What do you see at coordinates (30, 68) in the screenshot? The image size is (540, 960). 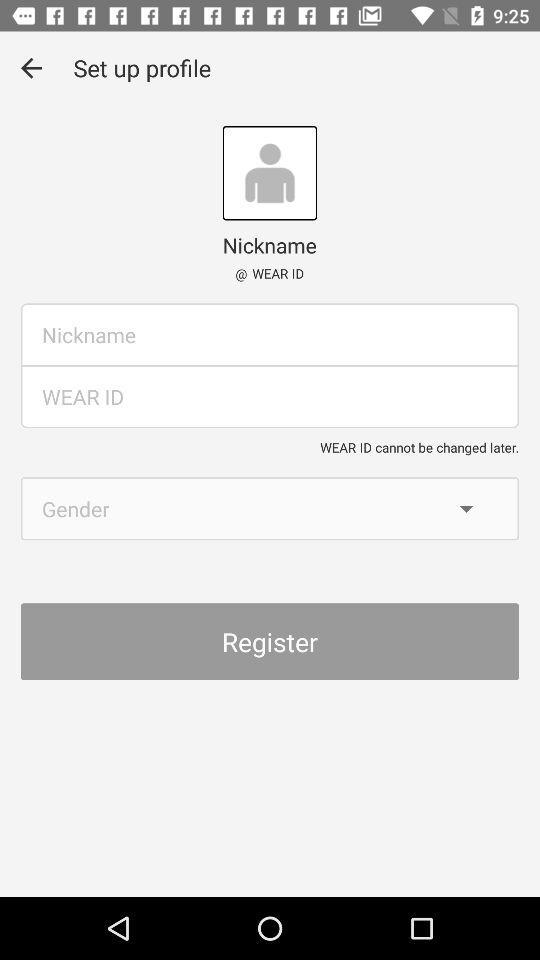 I see `the arrow_backward icon` at bounding box center [30, 68].